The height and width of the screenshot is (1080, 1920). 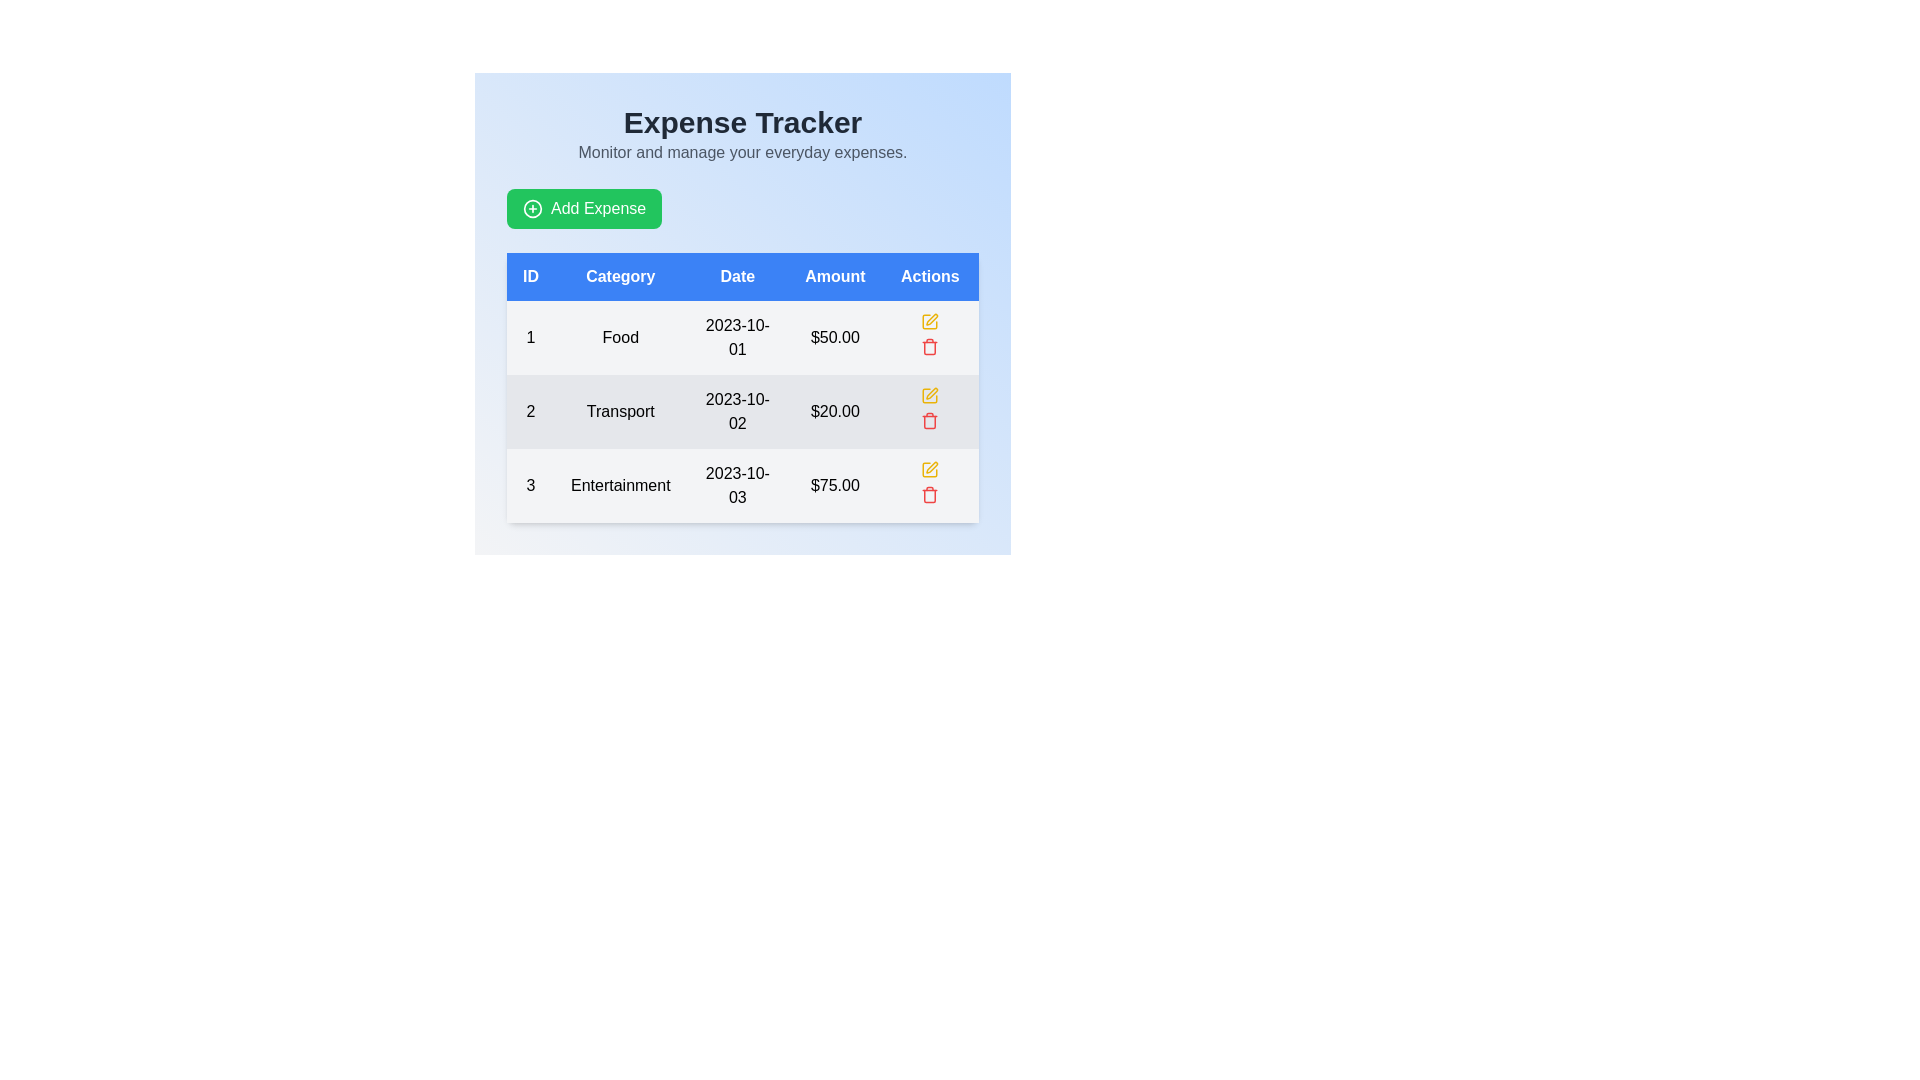 What do you see at coordinates (742, 337) in the screenshot?
I see `to select the first row of the expense entry table, which contains details such as ID, category, date, and amount, located before the row displaying '2 Transport 2023-10-02 $20.00'` at bounding box center [742, 337].